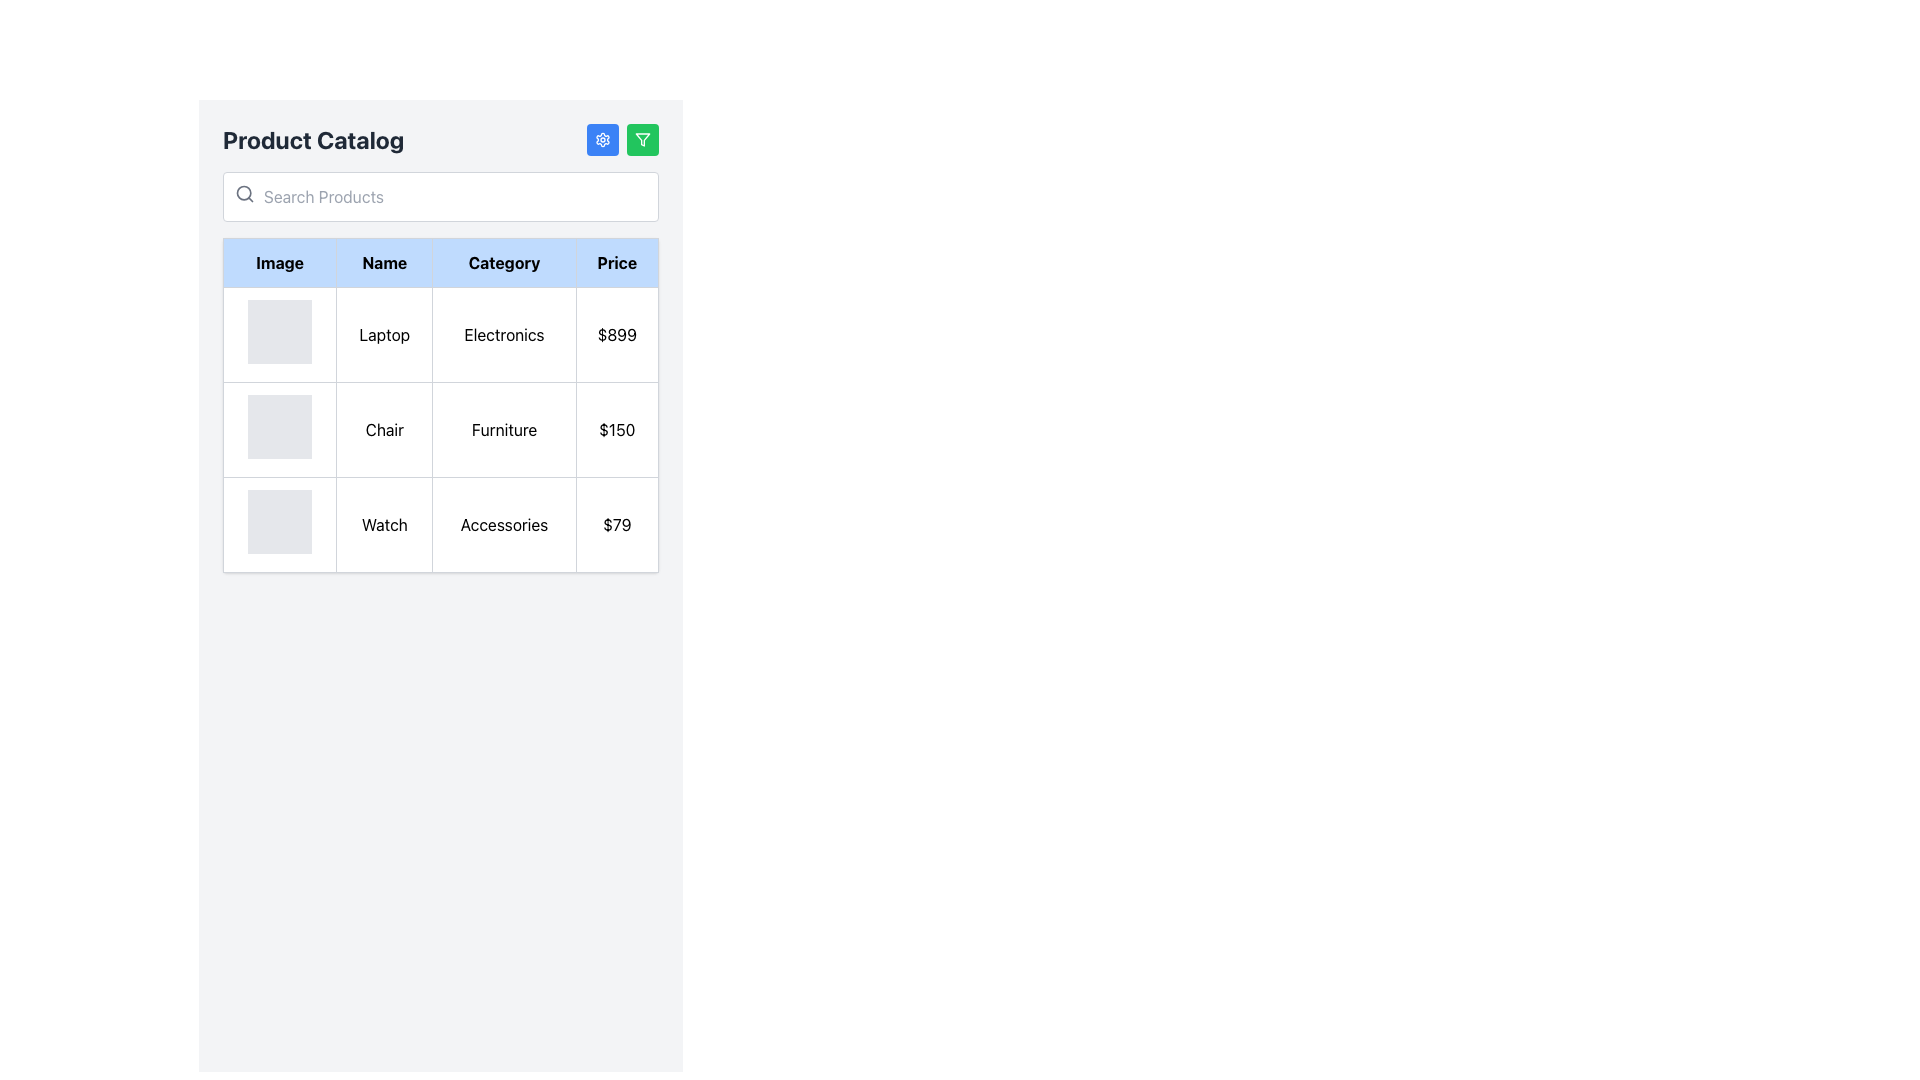 The width and height of the screenshot is (1920, 1080). What do you see at coordinates (504, 261) in the screenshot?
I see `the Table Header Cell with the text 'Category', which is the third column in the table header, featuring a light blue background and black bold text` at bounding box center [504, 261].